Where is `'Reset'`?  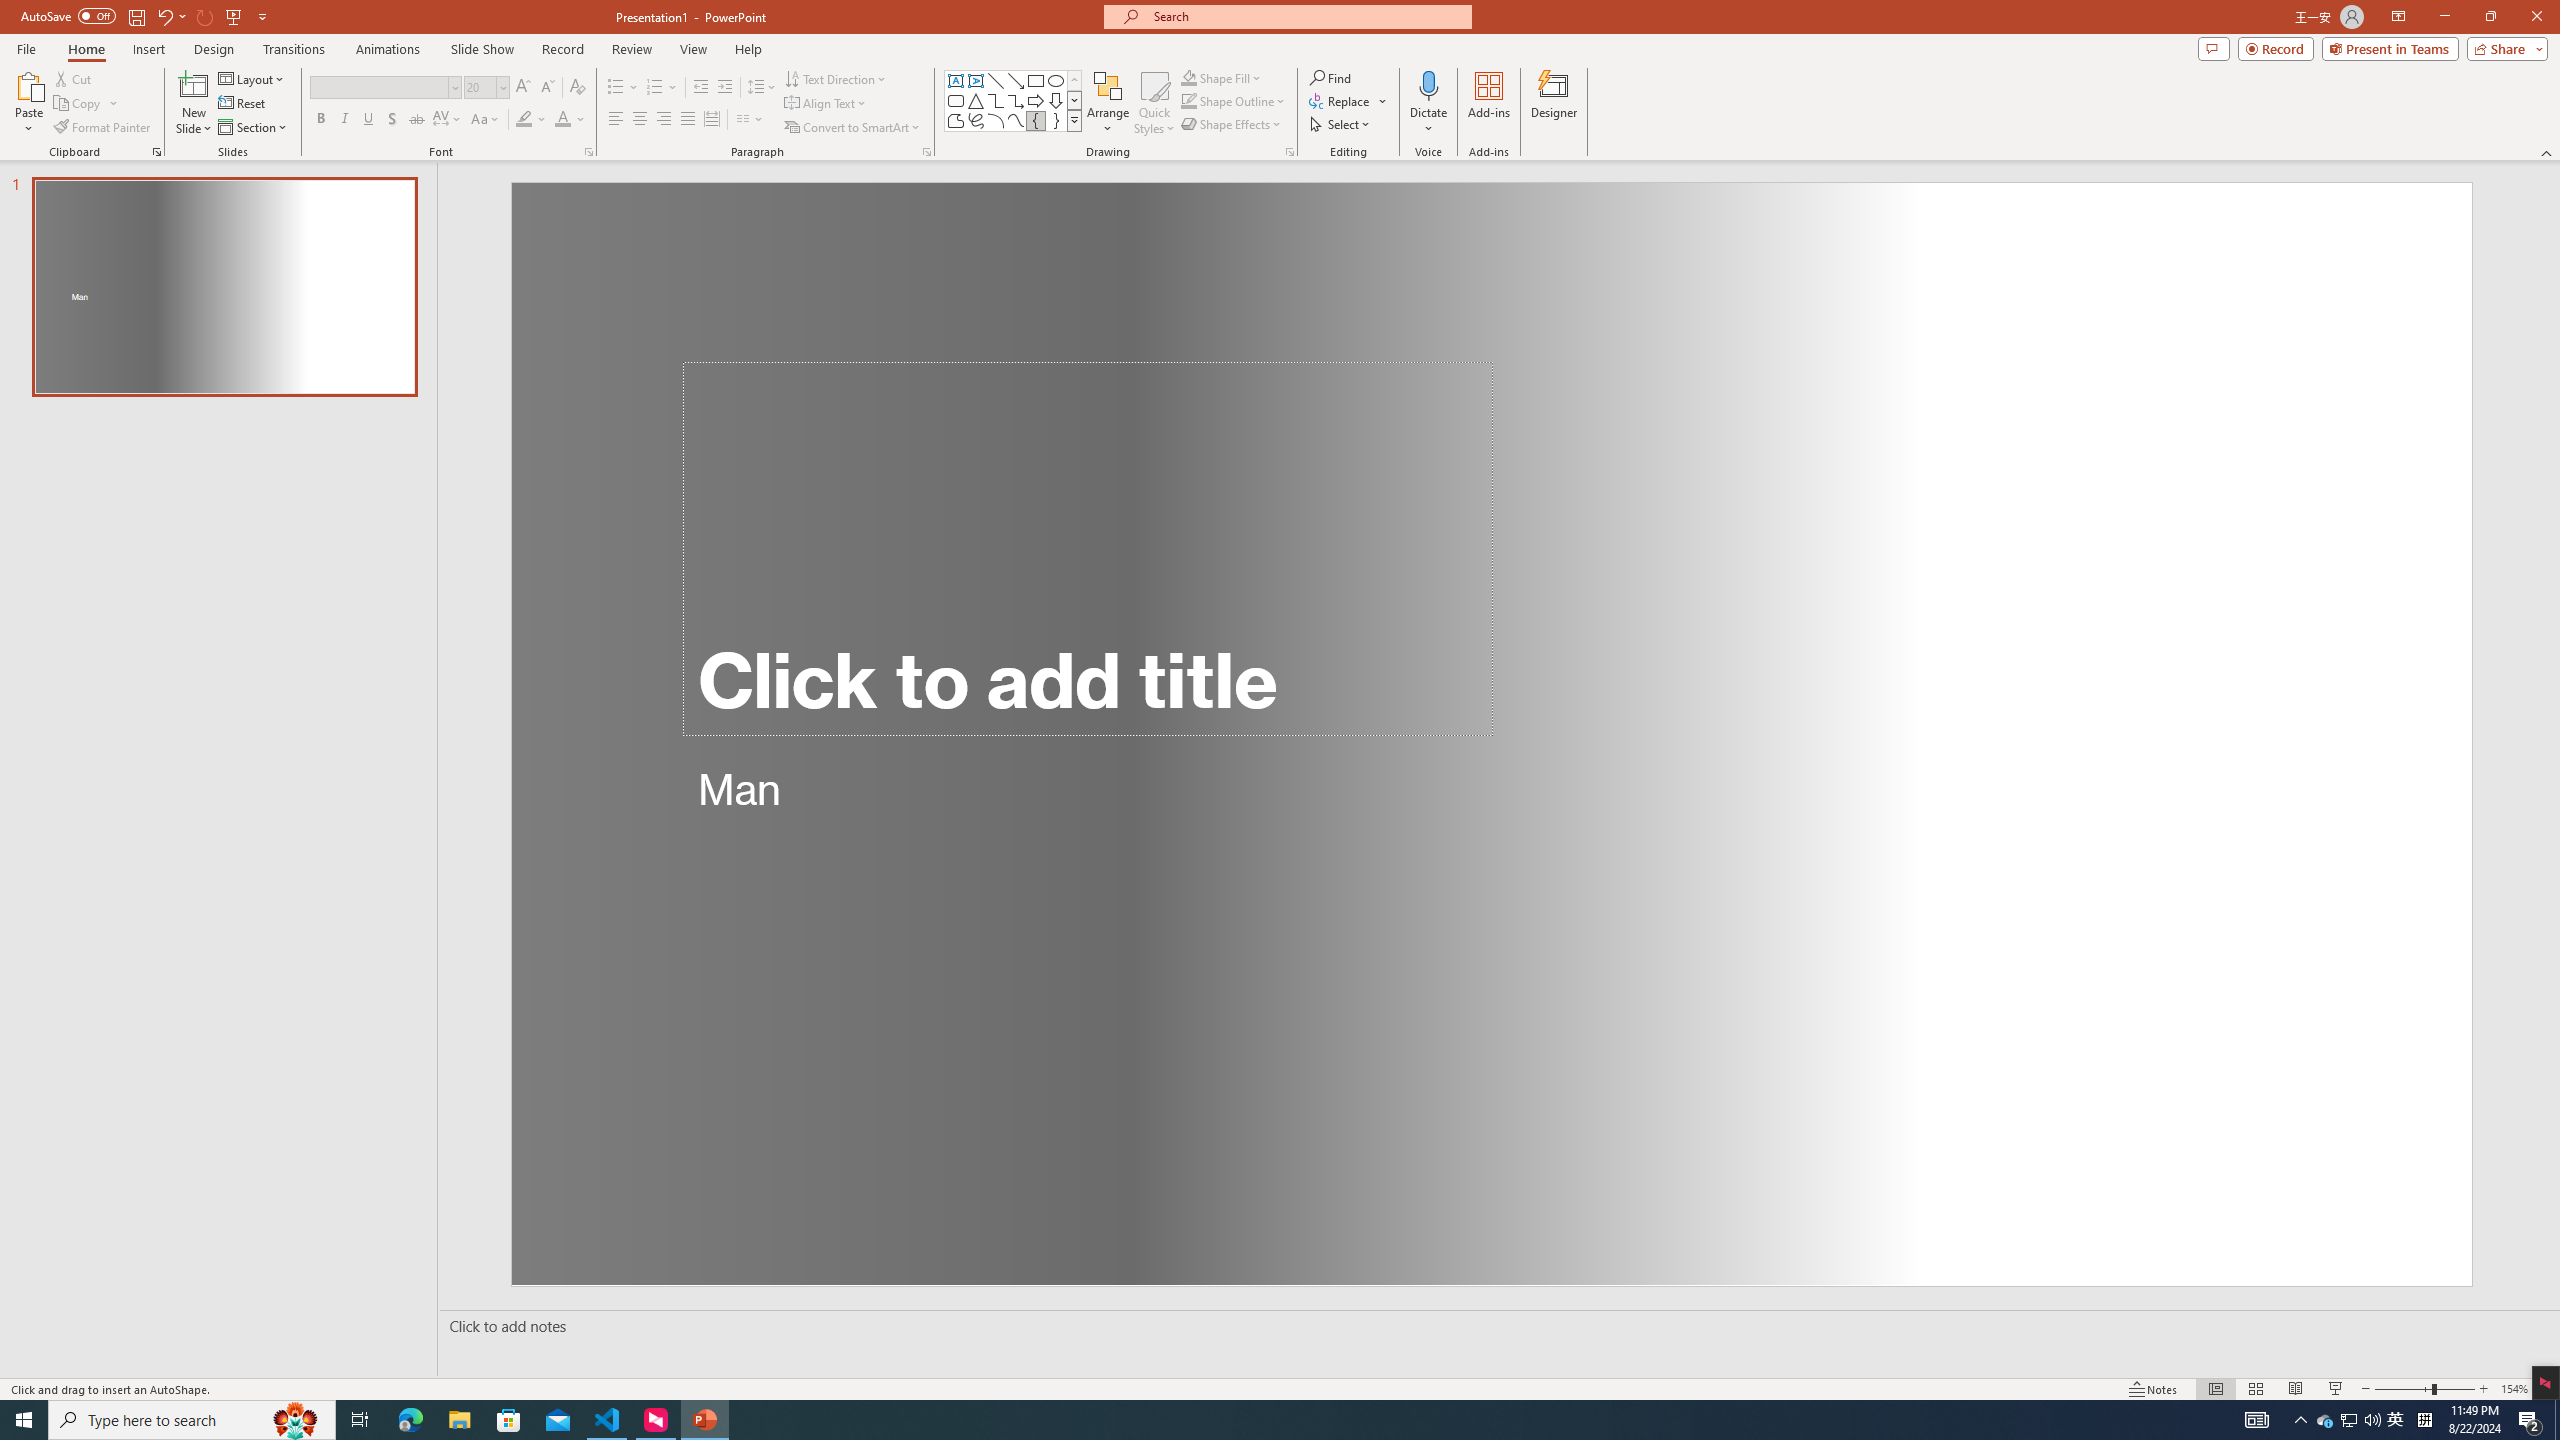
'Reset' is located at coordinates (242, 103).